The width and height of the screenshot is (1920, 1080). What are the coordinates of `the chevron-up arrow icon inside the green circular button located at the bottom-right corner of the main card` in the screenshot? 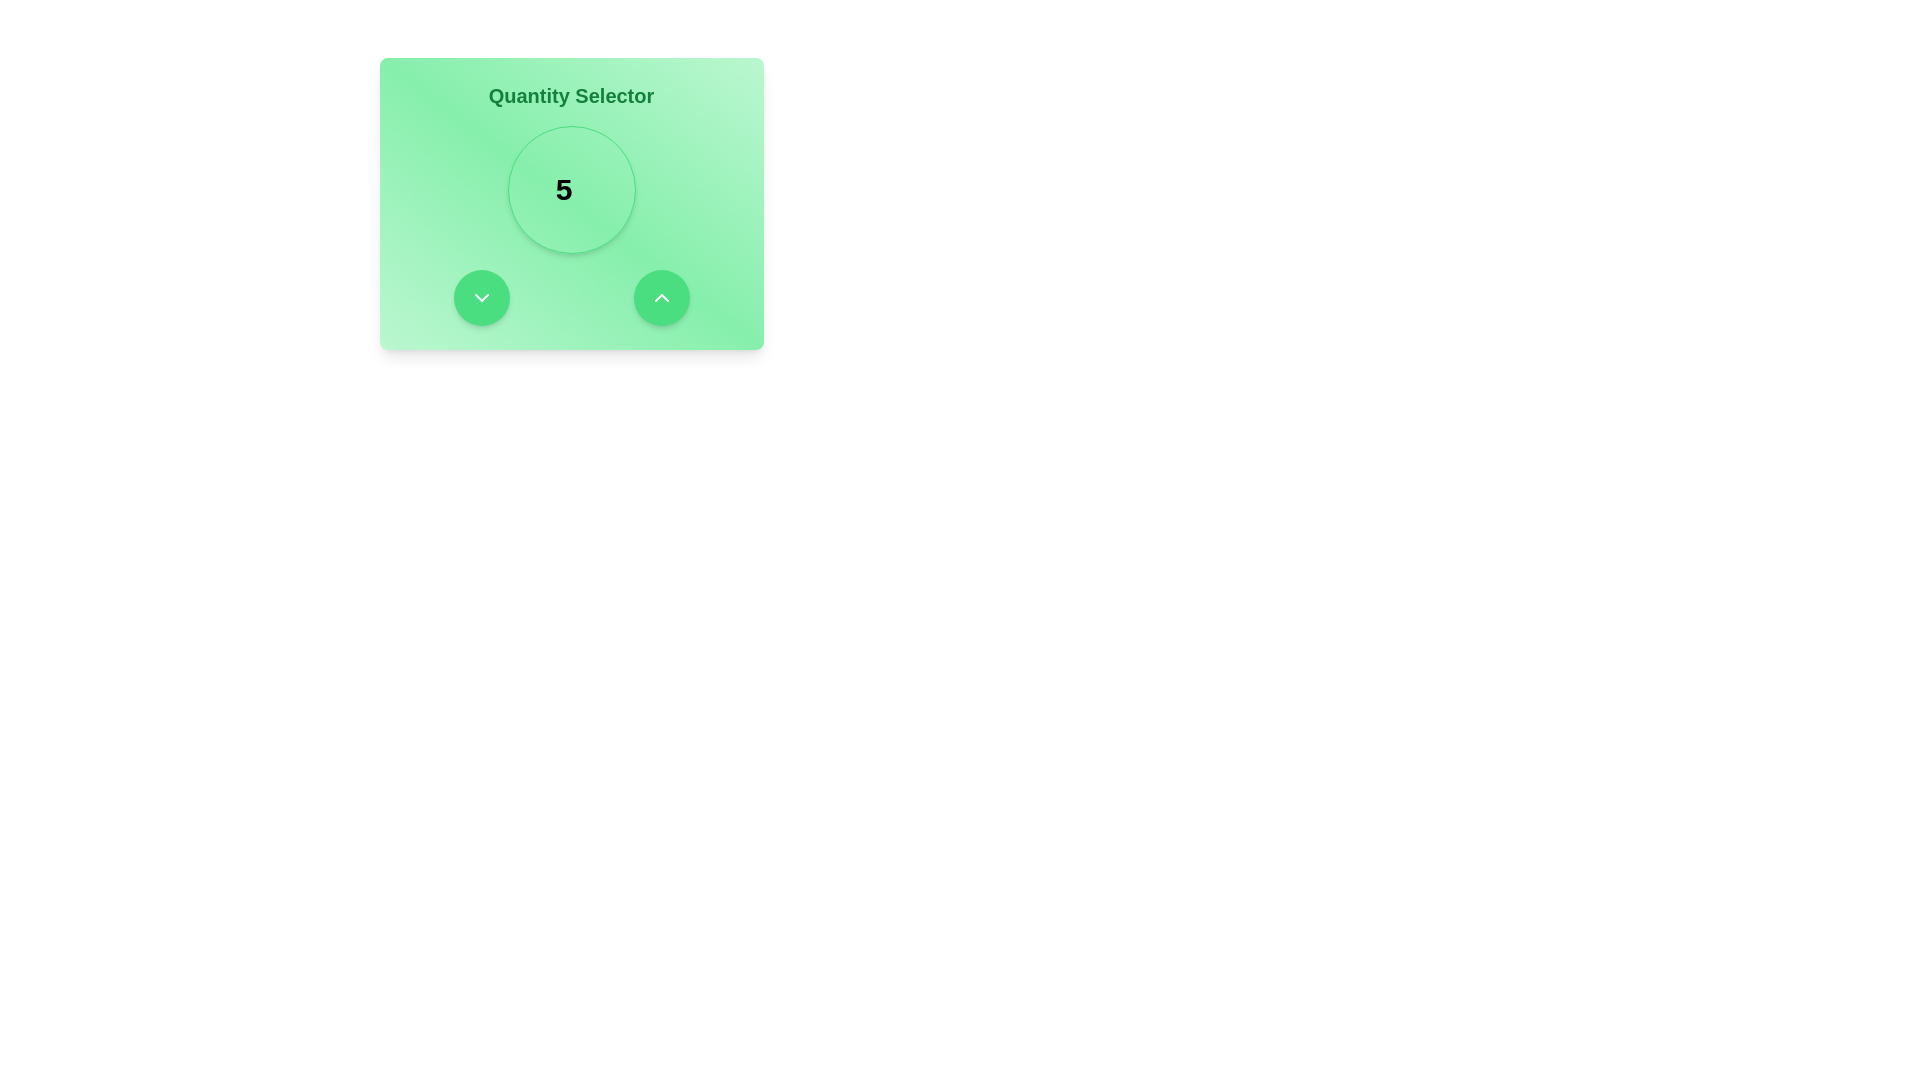 It's located at (661, 297).